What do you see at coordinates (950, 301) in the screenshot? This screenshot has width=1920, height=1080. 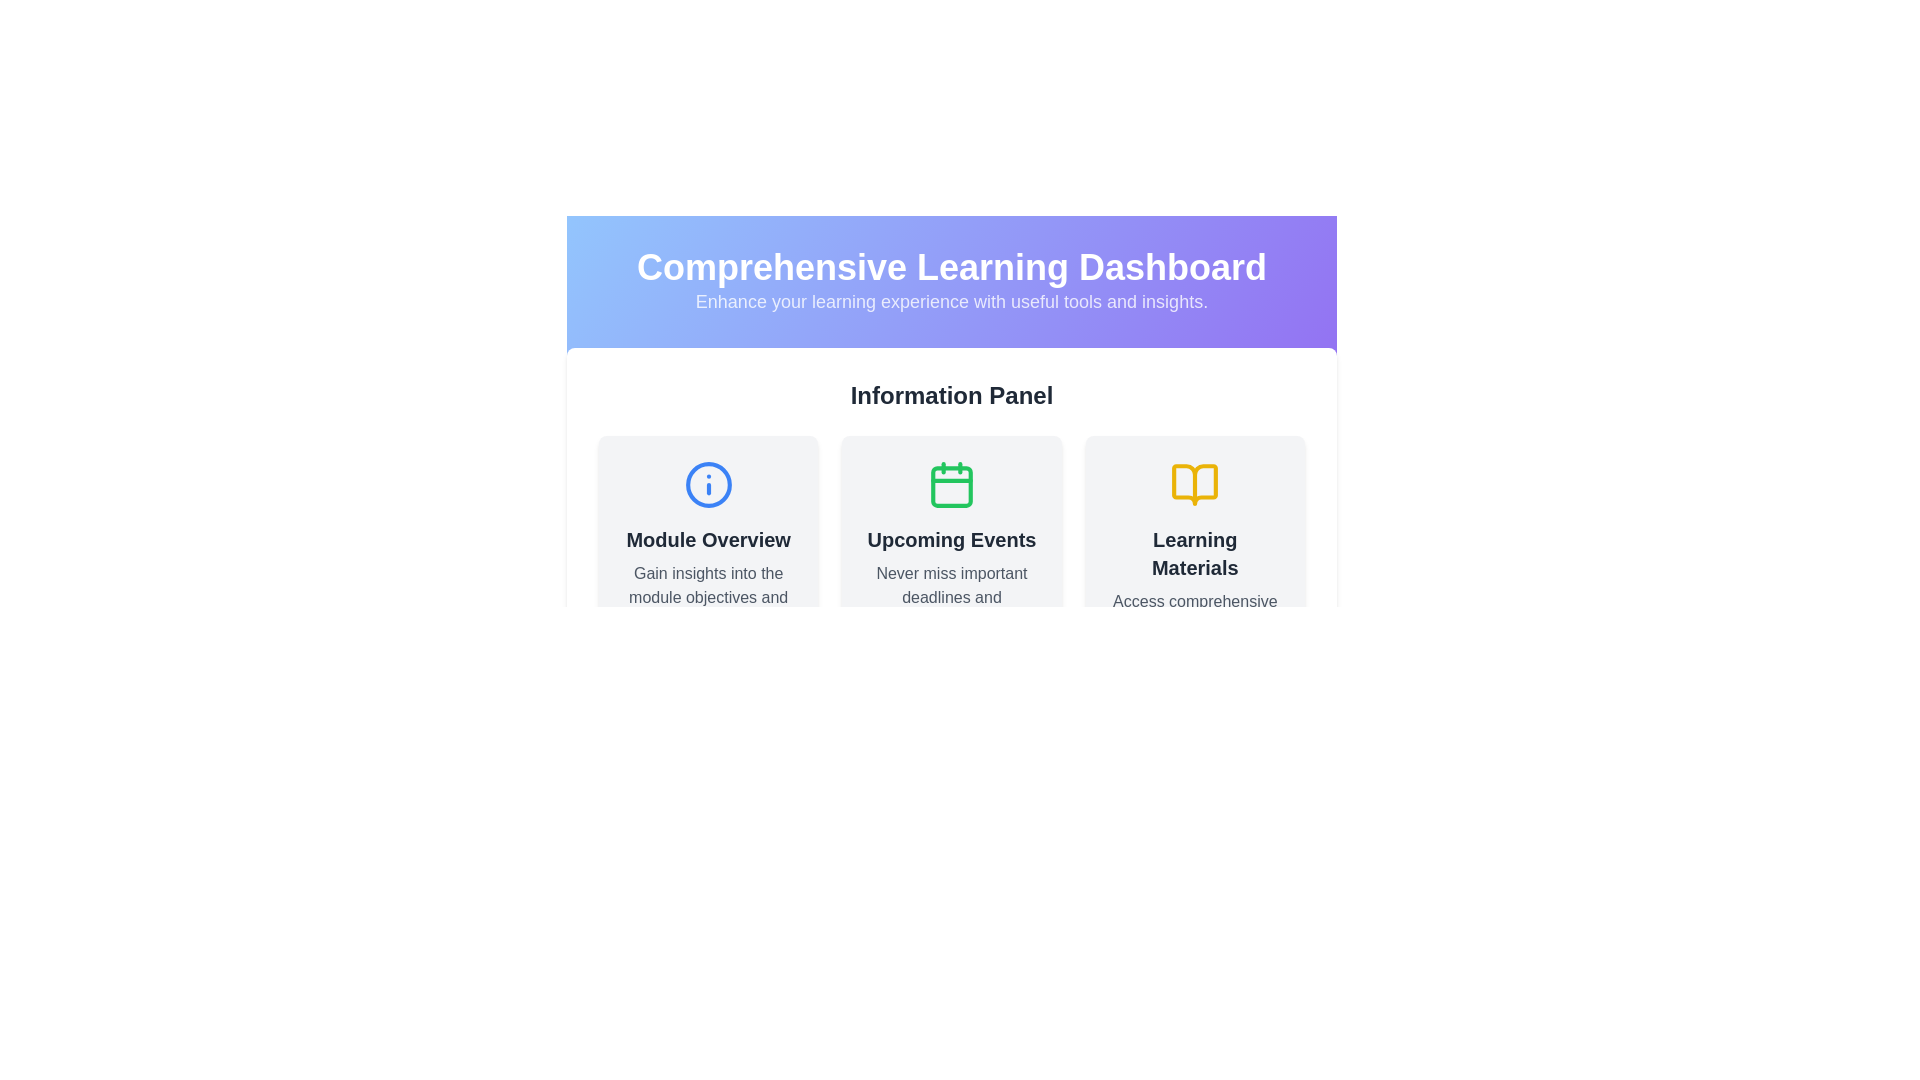 I see `the subtitle text element that provides additional context beneath the main title 'Comprehensive Learning Dashboard'` at bounding box center [950, 301].